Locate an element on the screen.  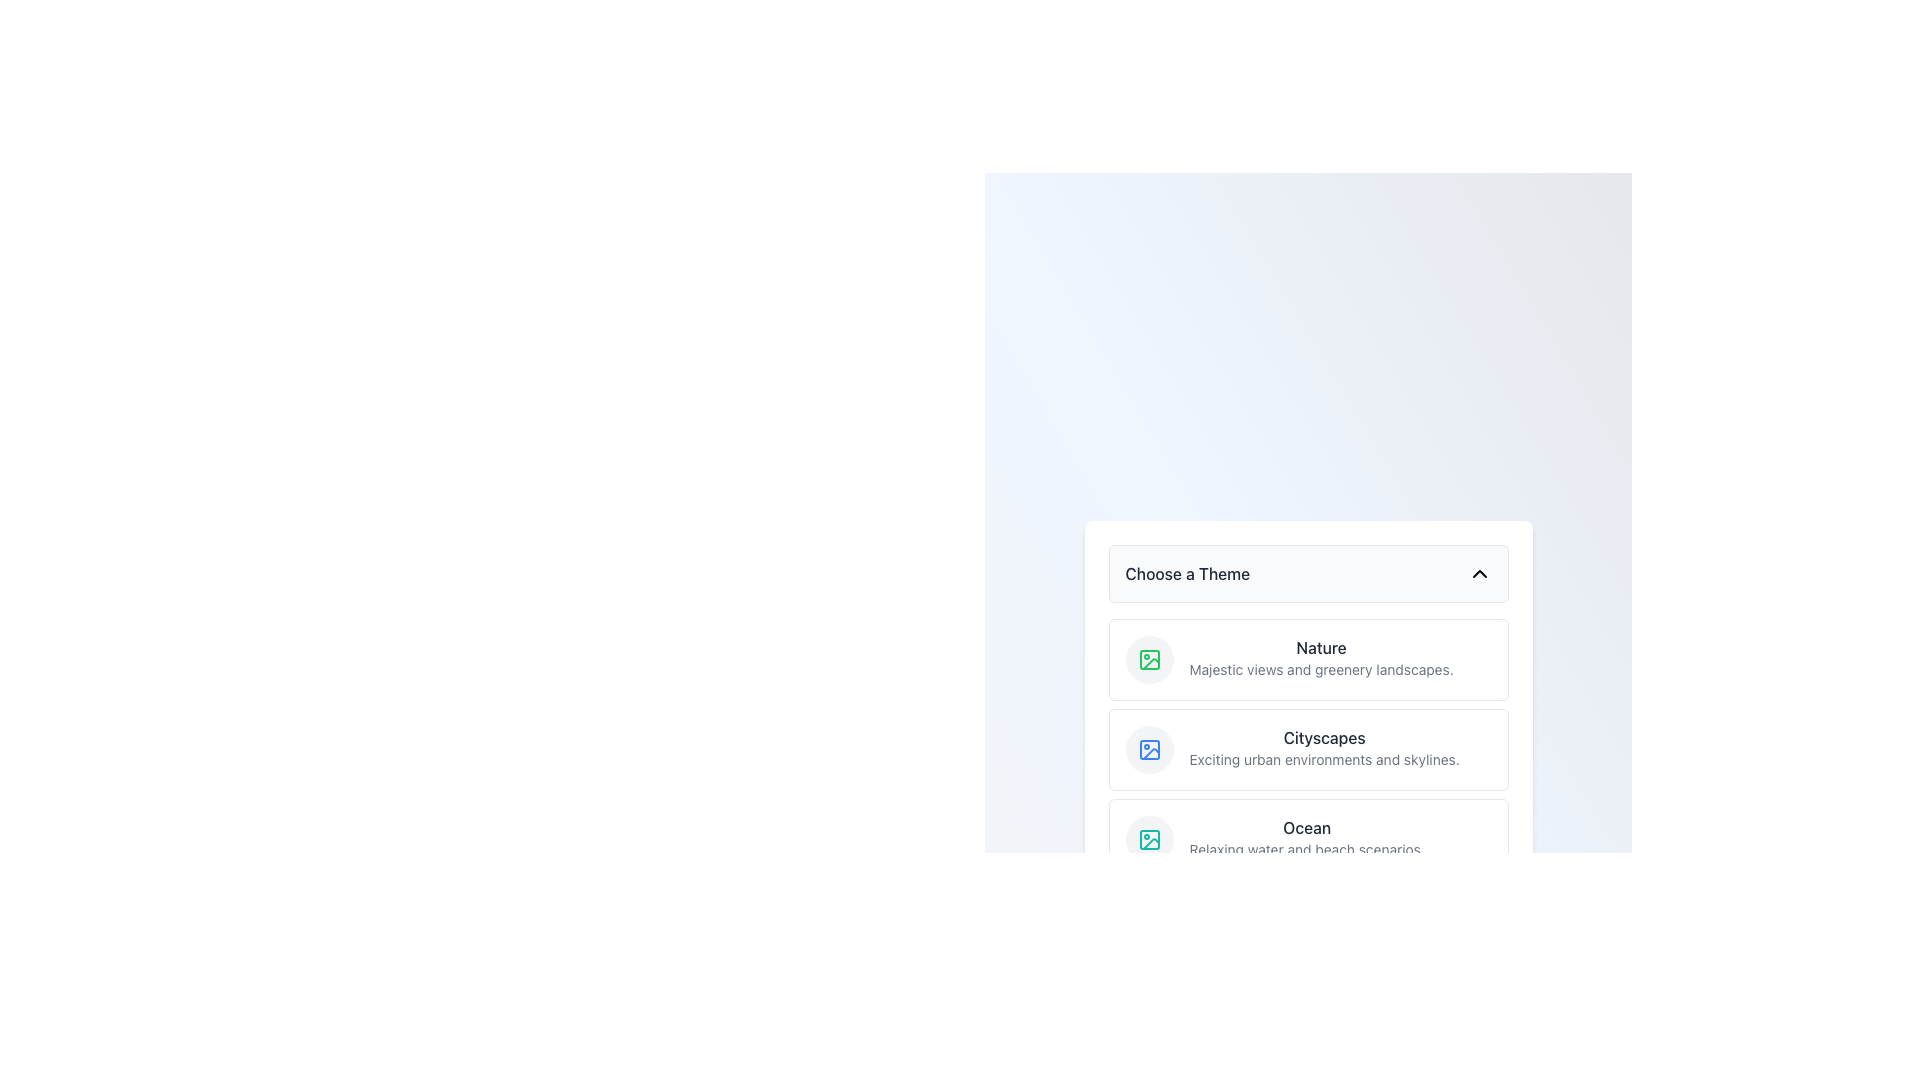
the 'Ocean' theme option in the list under the title 'Choose a Theme' is located at coordinates (1307, 840).